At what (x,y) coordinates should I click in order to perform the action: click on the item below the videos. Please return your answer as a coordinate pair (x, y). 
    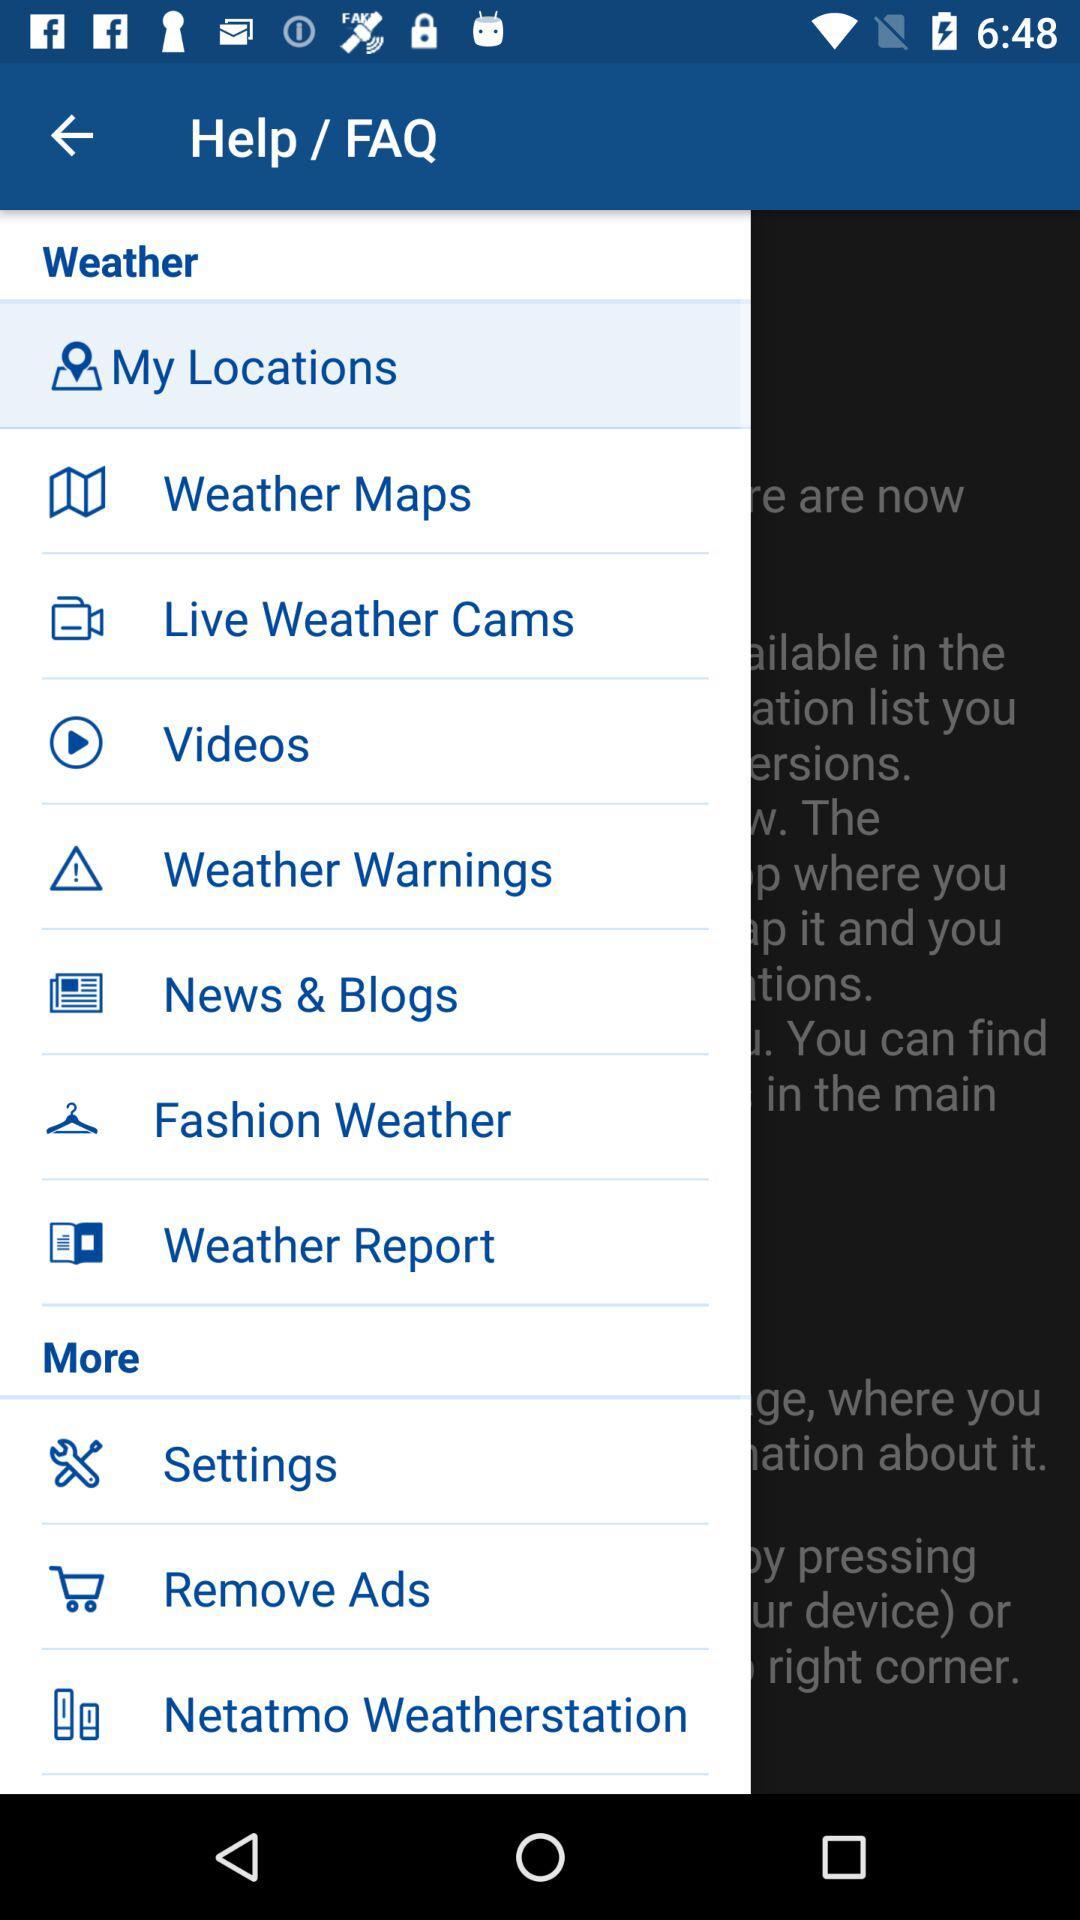
    Looking at the image, I should click on (375, 865).